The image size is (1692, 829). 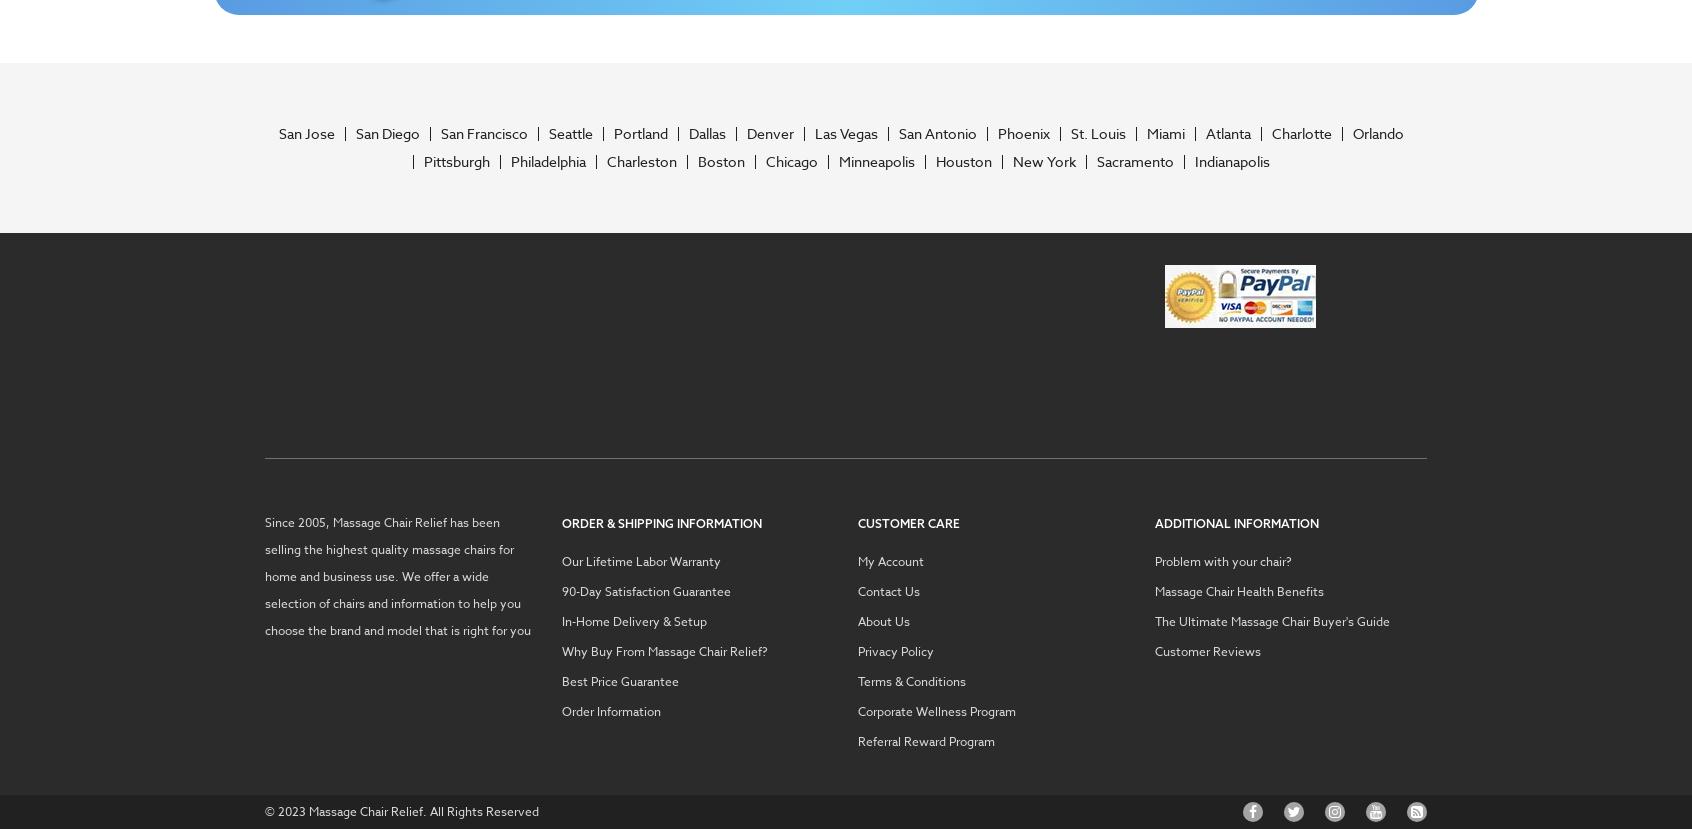 I want to click on 'Pittsburgh', so click(x=454, y=160).